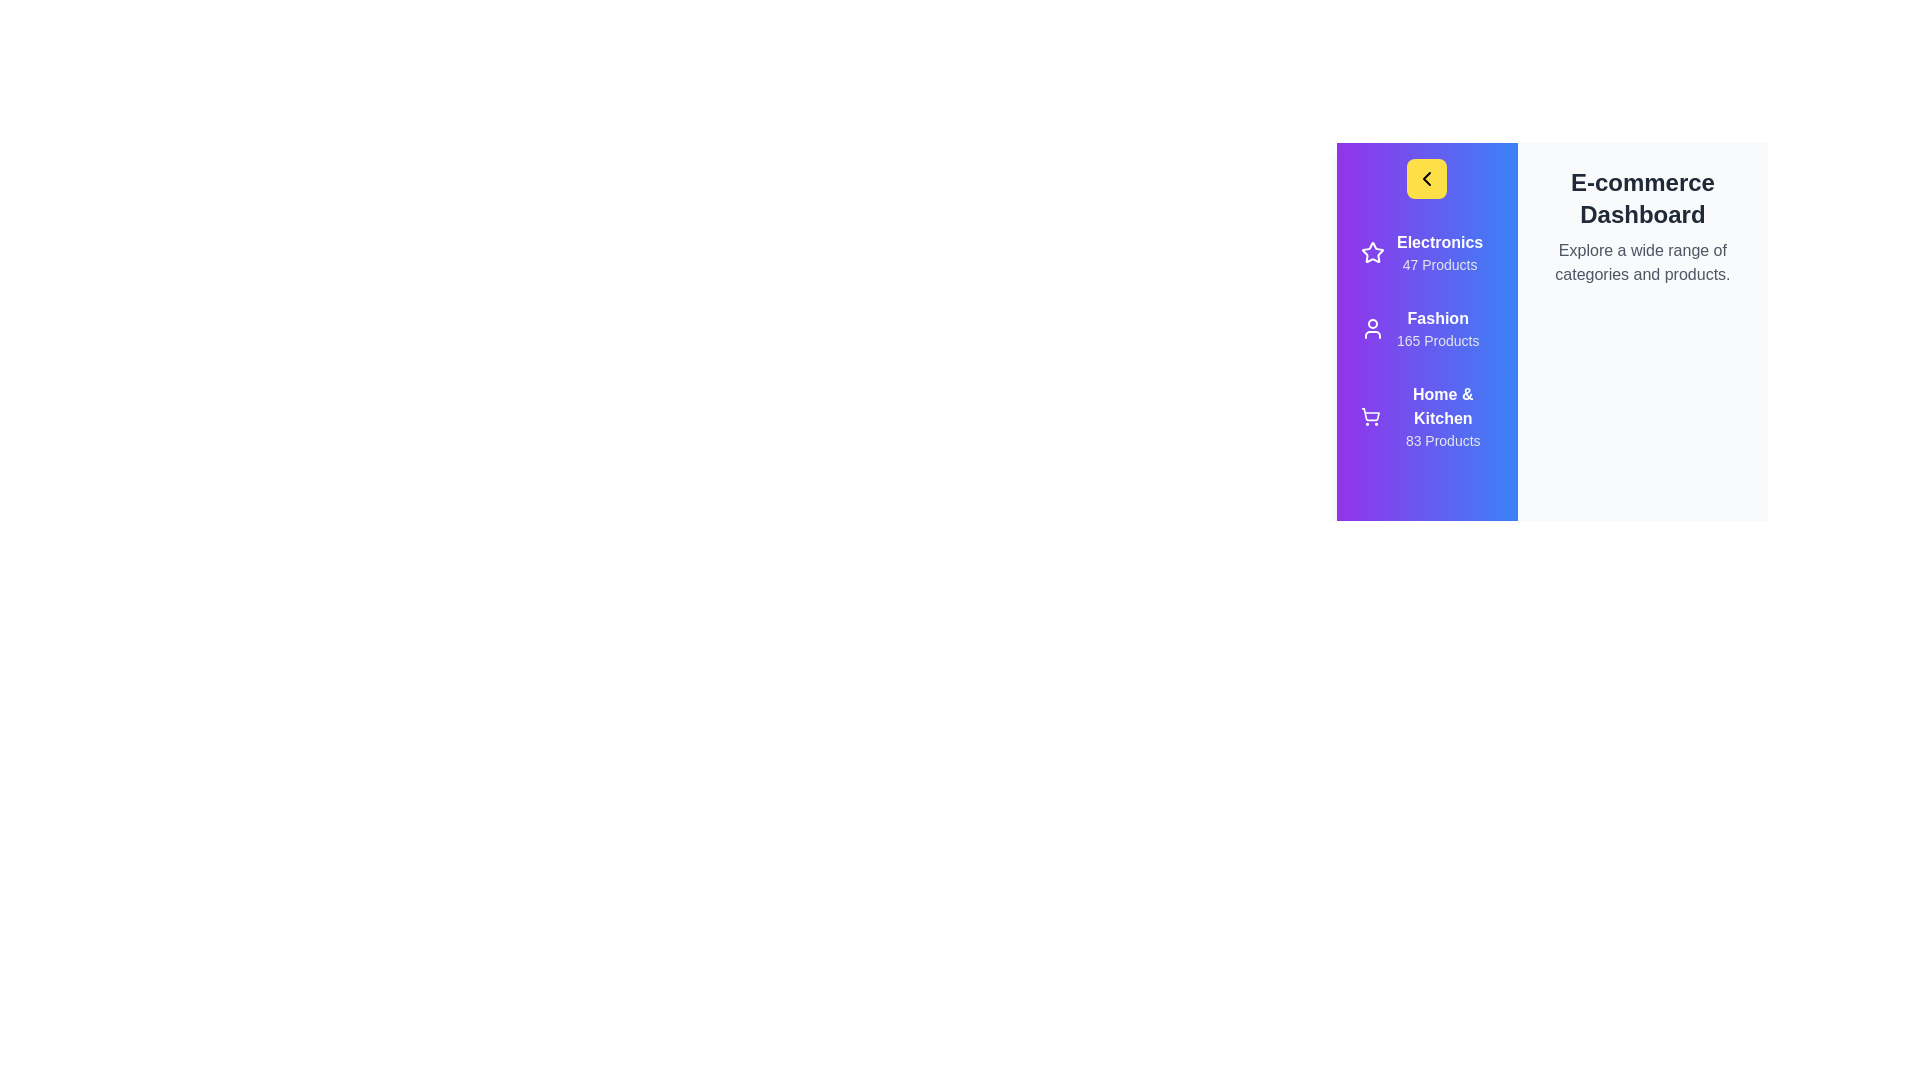  What do you see at coordinates (1425, 177) in the screenshot?
I see `toggle button to change the sidebar's state` at bounding box center [1425, 177].